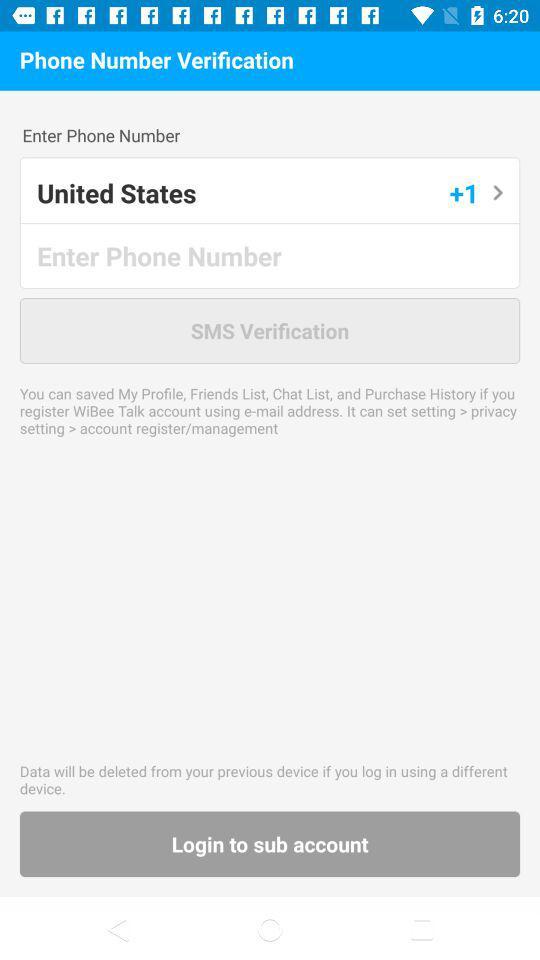  Describe the element at coordinates (270, 330) in the screenshot. I see `the sms verification app` at that location.